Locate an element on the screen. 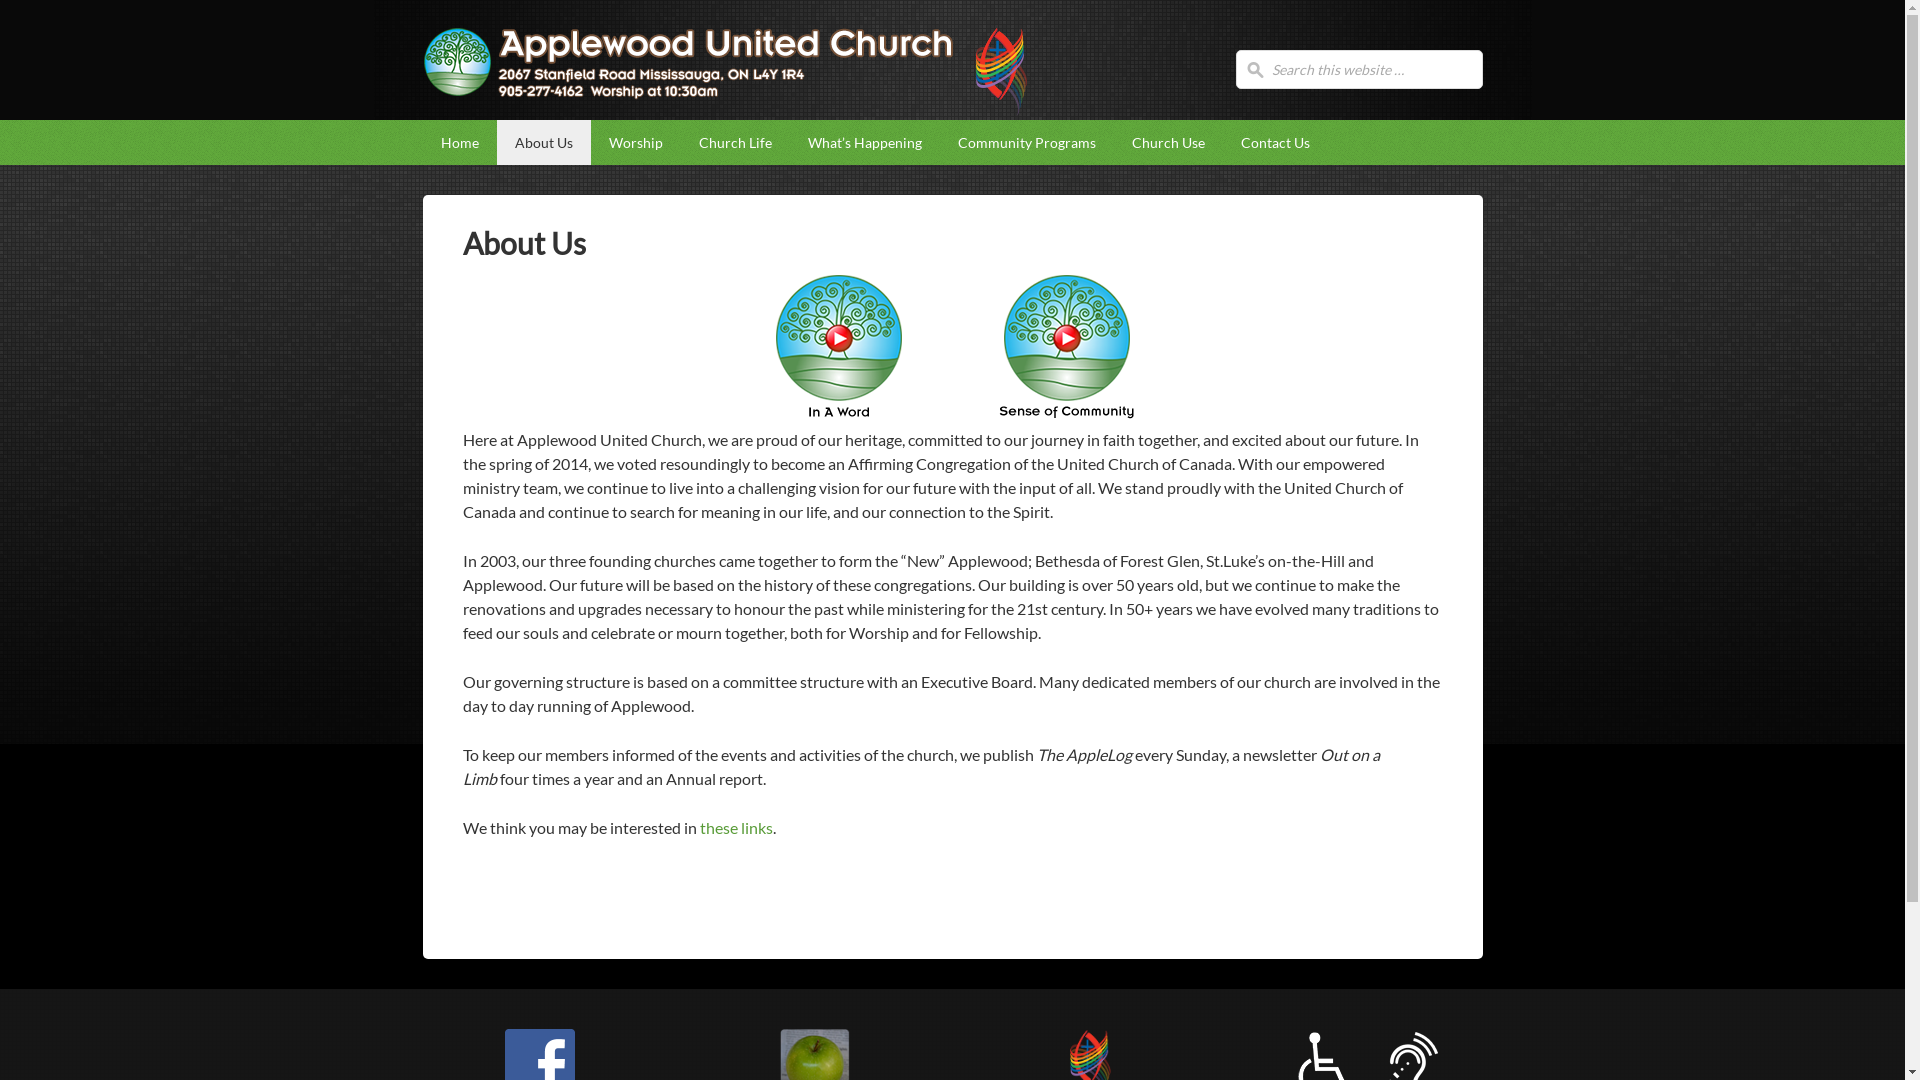  'Click to play the video' is located at coordinates (838, 345).